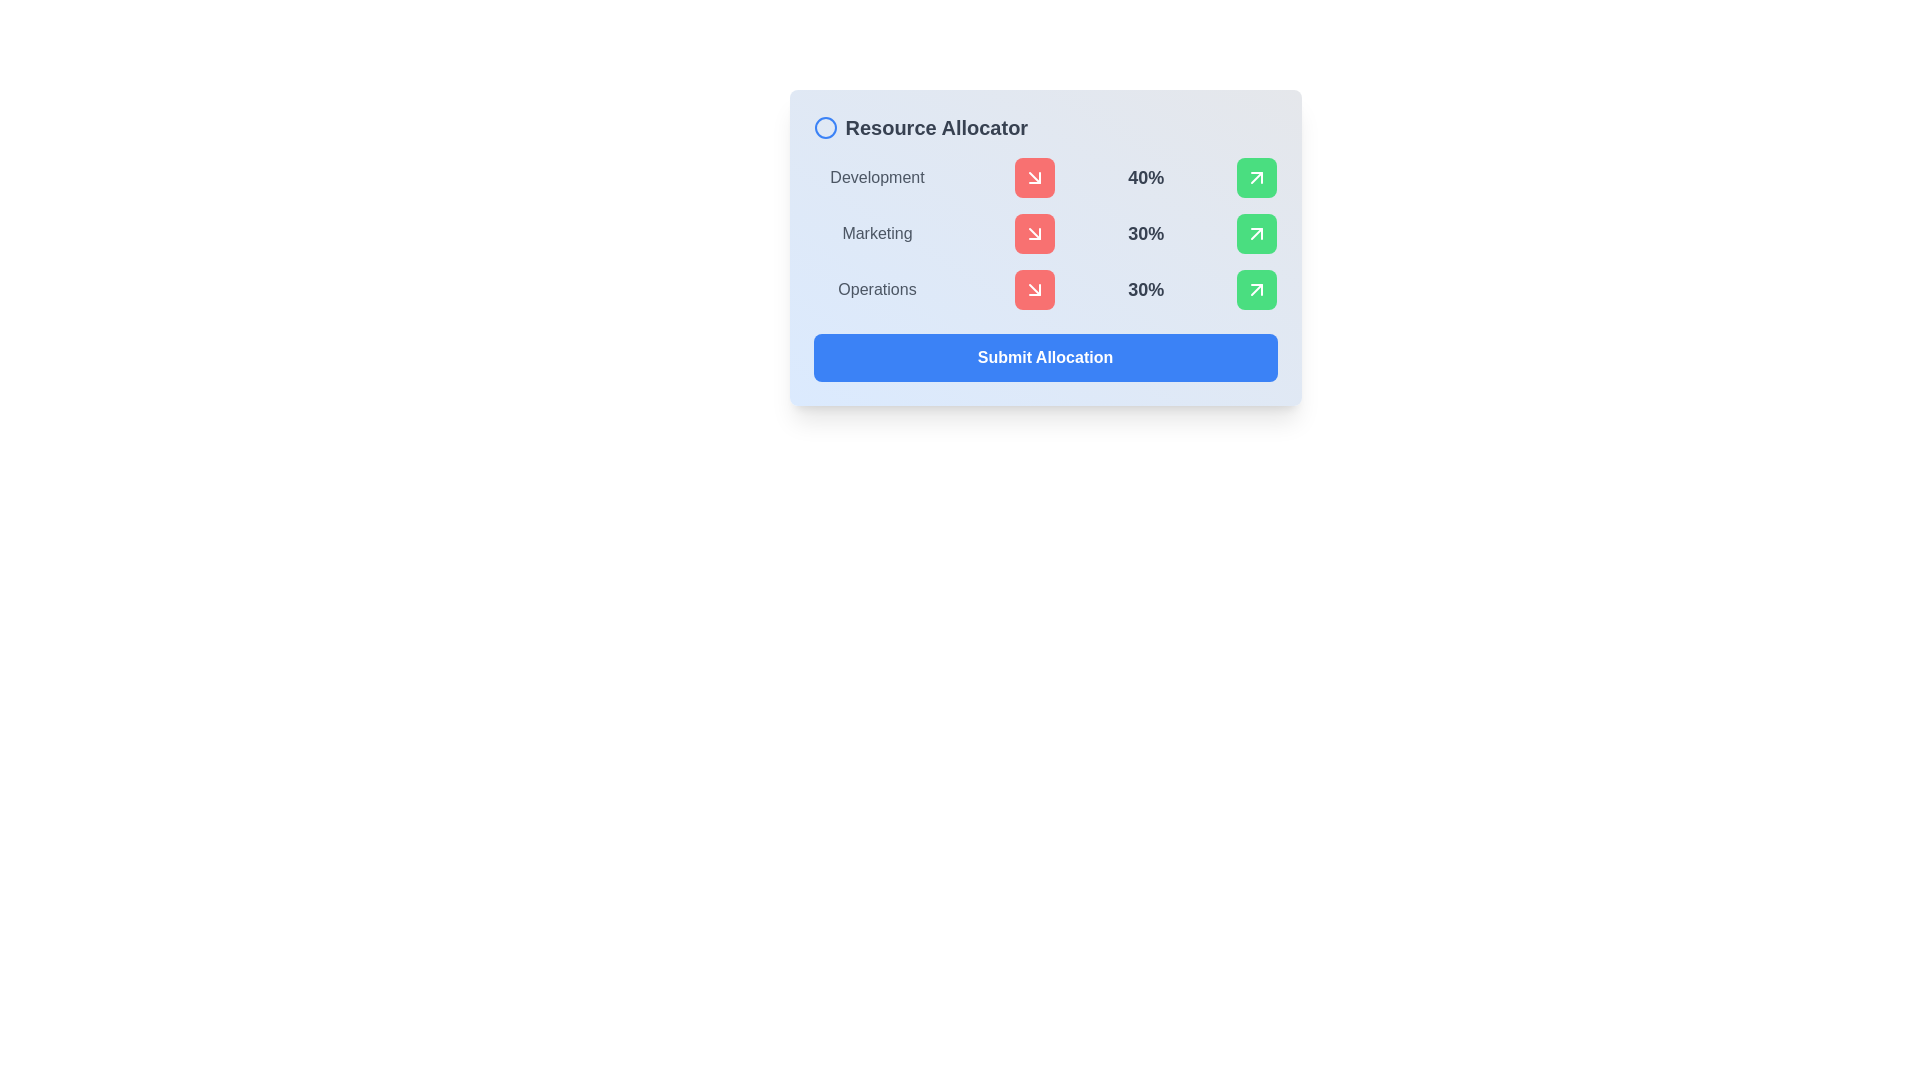 The image size is (1920, 1080). What do you see at coordinates (1034, 233) in the screenshot?
I see `the second red down-right arrow icon in the 'Resource Allocator' interface, which symbolizes a decrease associated with the 'Marketing' row` at bounding box center [1034, 233].